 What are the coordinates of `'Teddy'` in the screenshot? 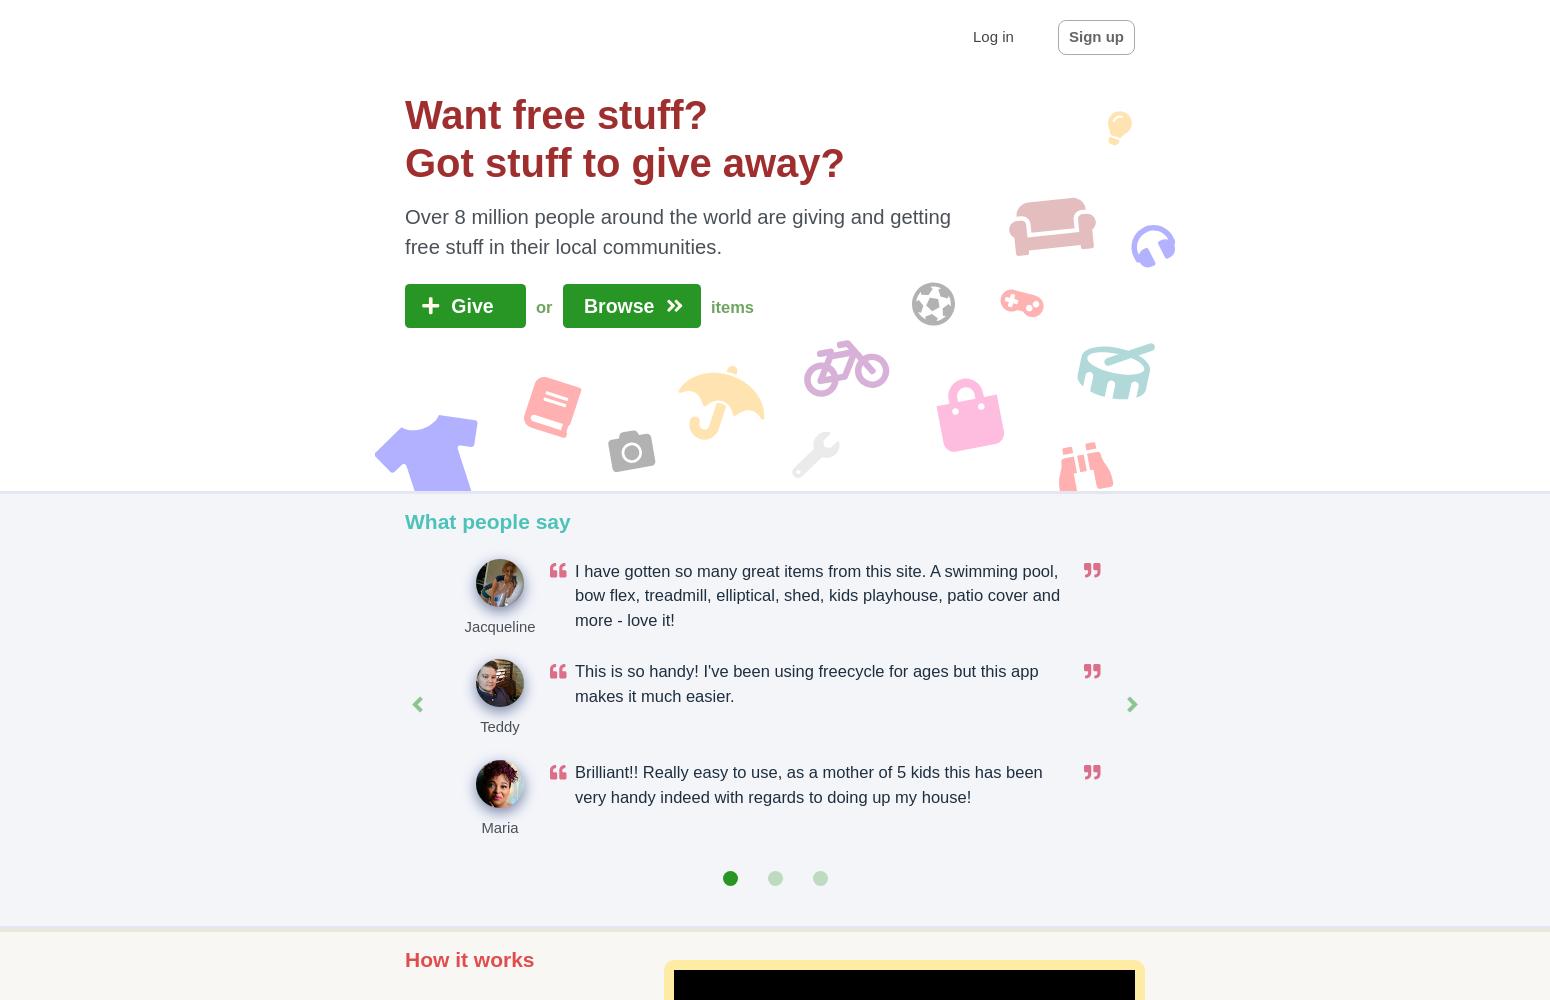 It's located at (498, 726).